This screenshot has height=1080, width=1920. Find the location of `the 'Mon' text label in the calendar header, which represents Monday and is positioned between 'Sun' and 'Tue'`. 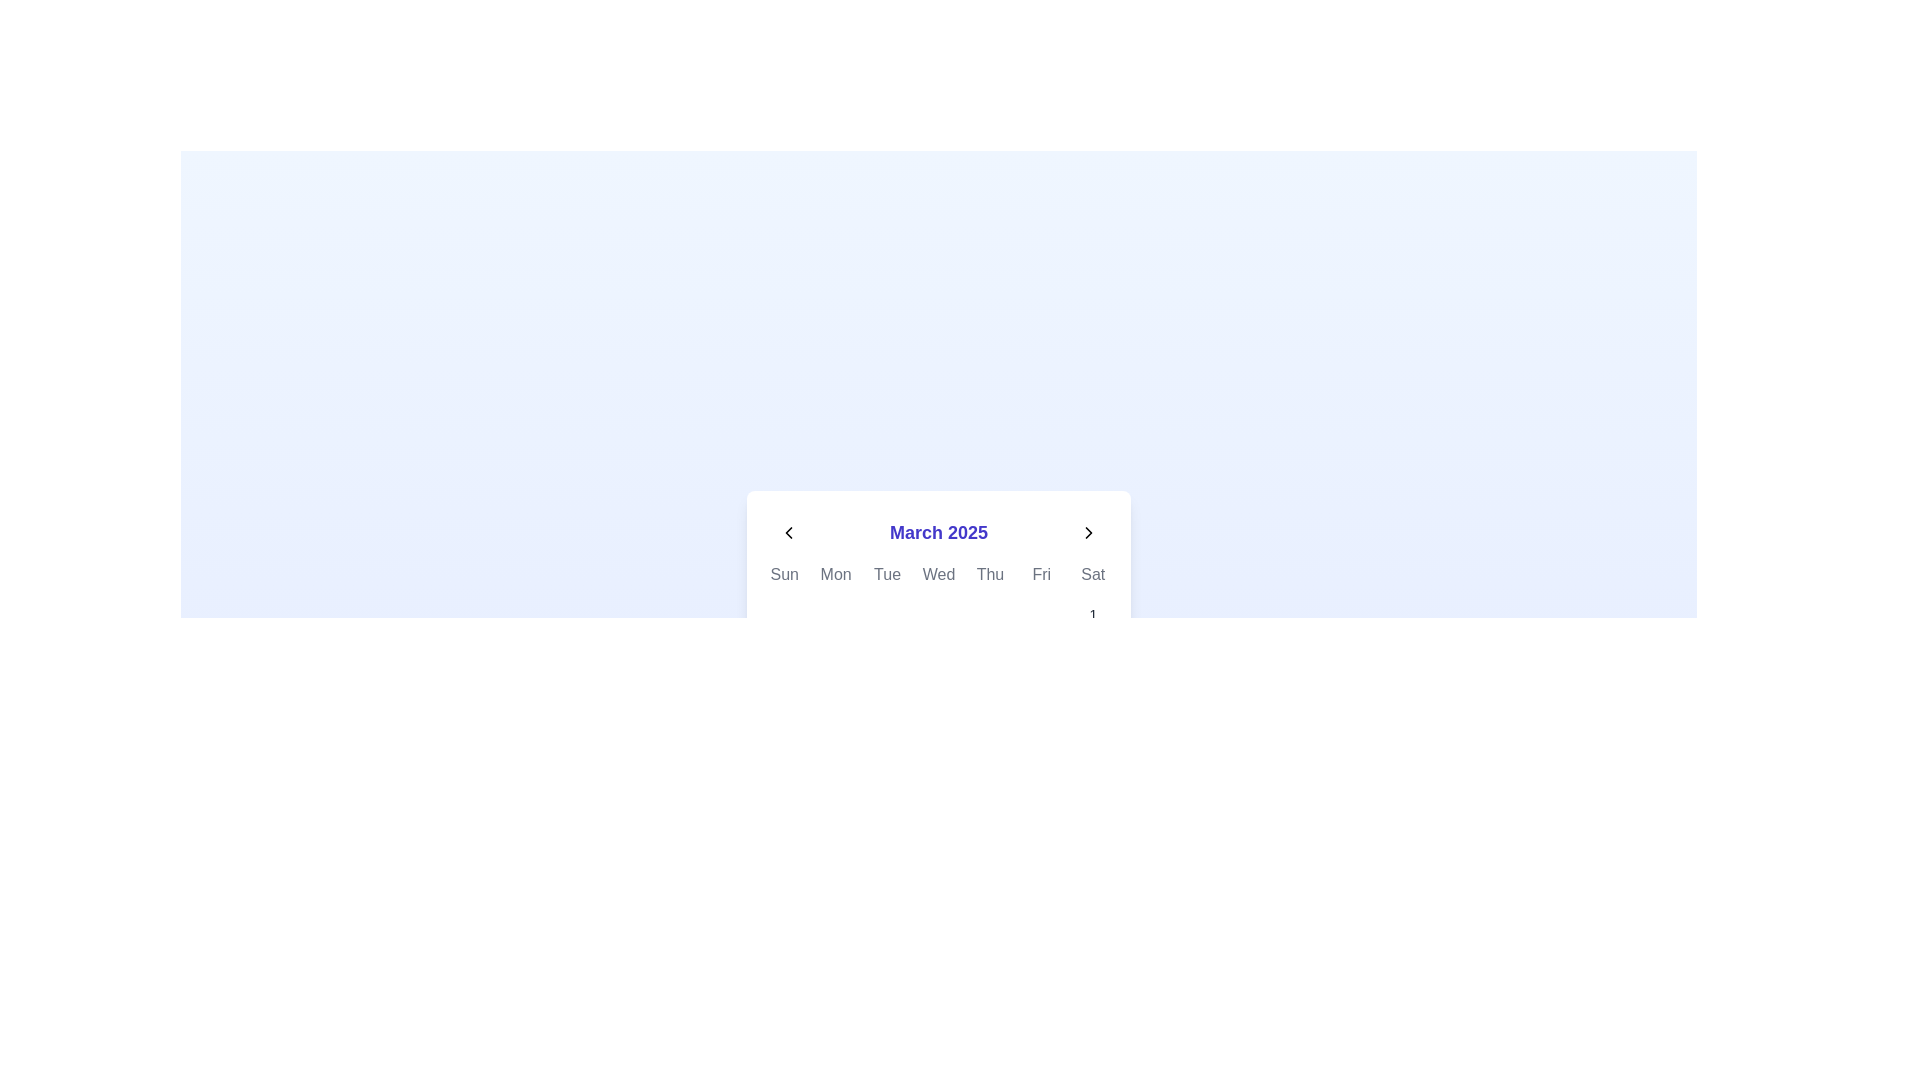

the 'Mon' text label in the calendar header, which represents Monday and is positioned between 'Sun' and 'Tue' is located at coordinates (836, 574).